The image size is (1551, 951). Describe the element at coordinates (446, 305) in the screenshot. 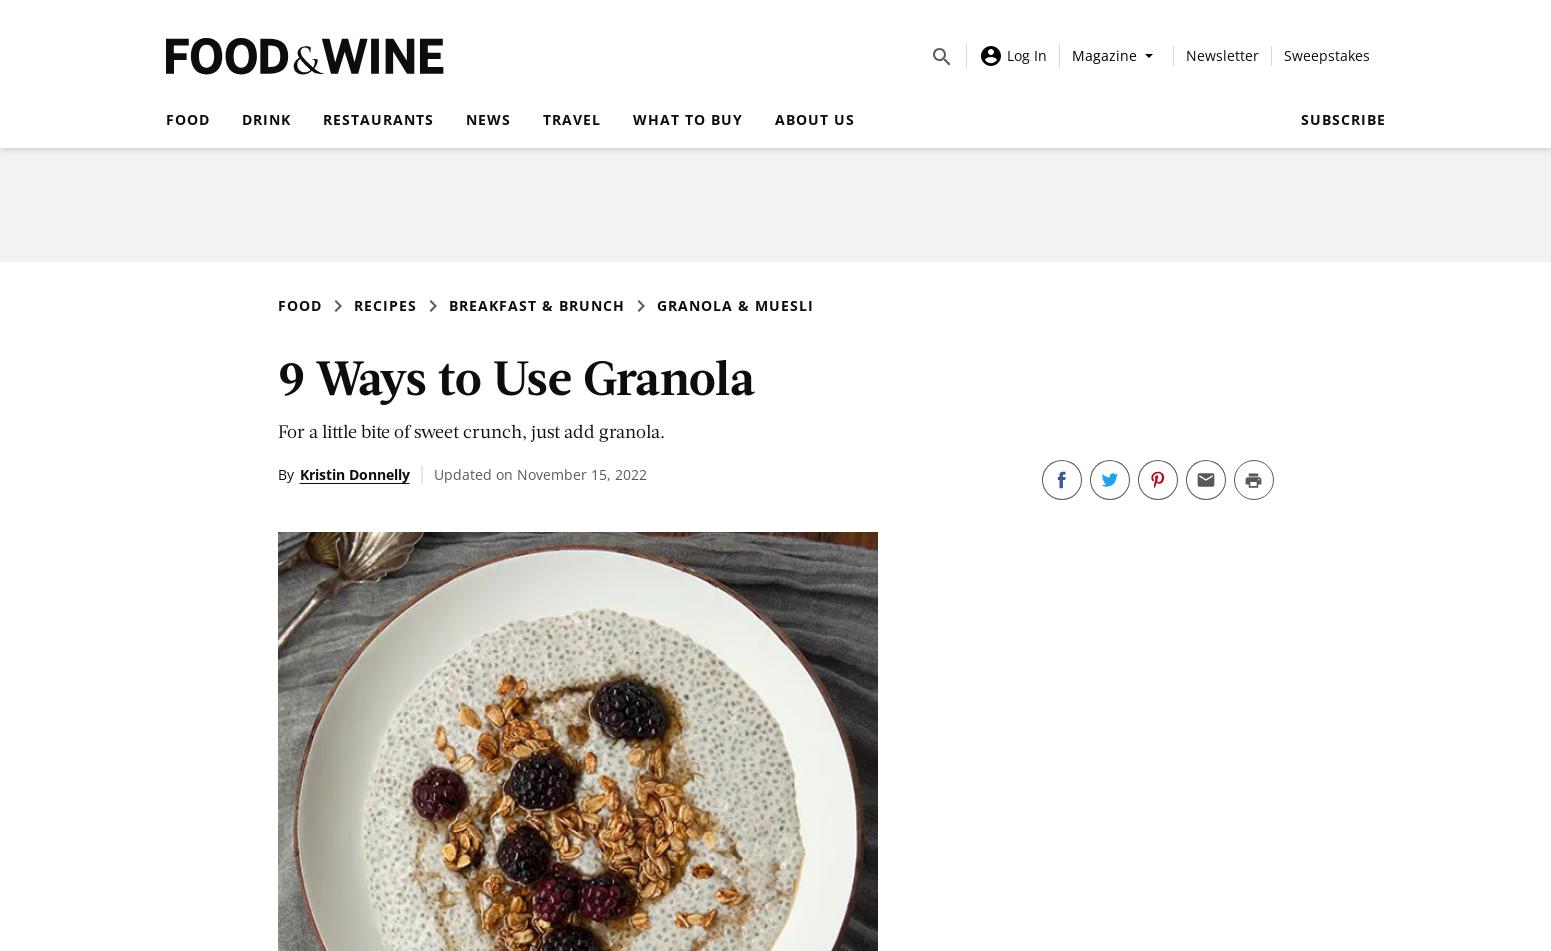

I see `'Breakfast & Brunch'` at that location.